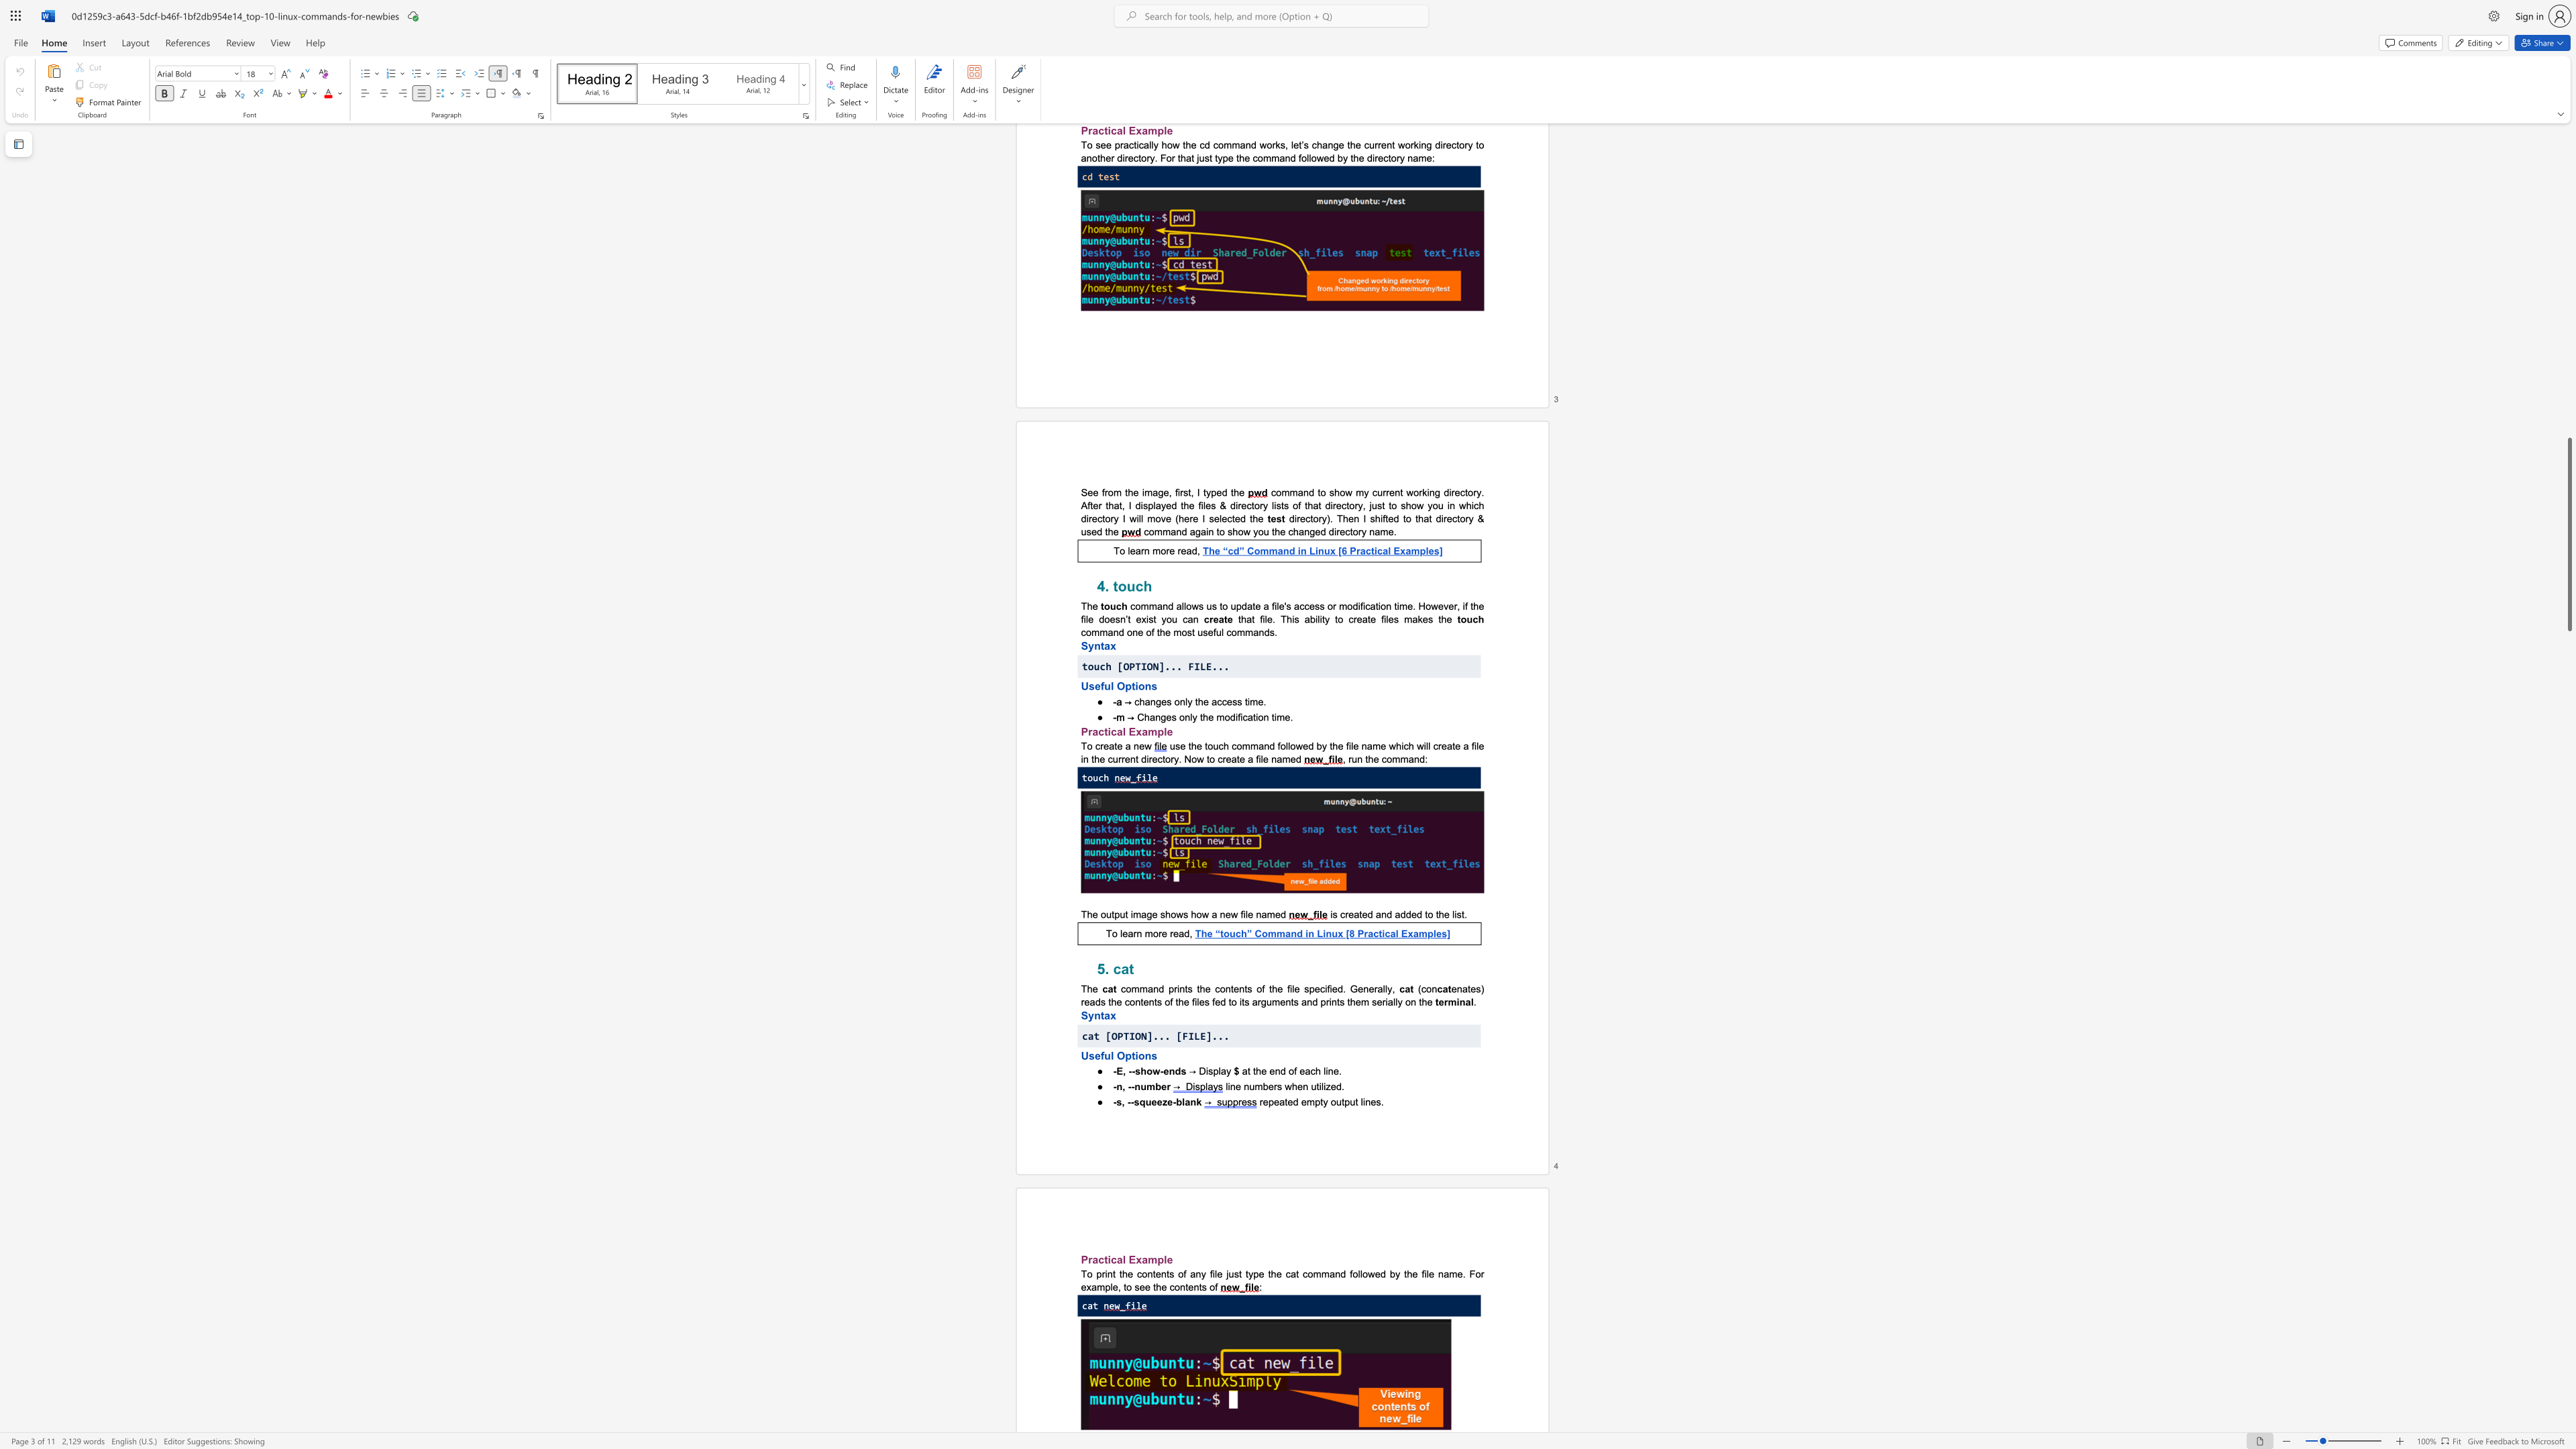 The height and width of the screenshot is (1449, 2576). I want to click on the 1th character "p" in the text, so click(1128, 1054).